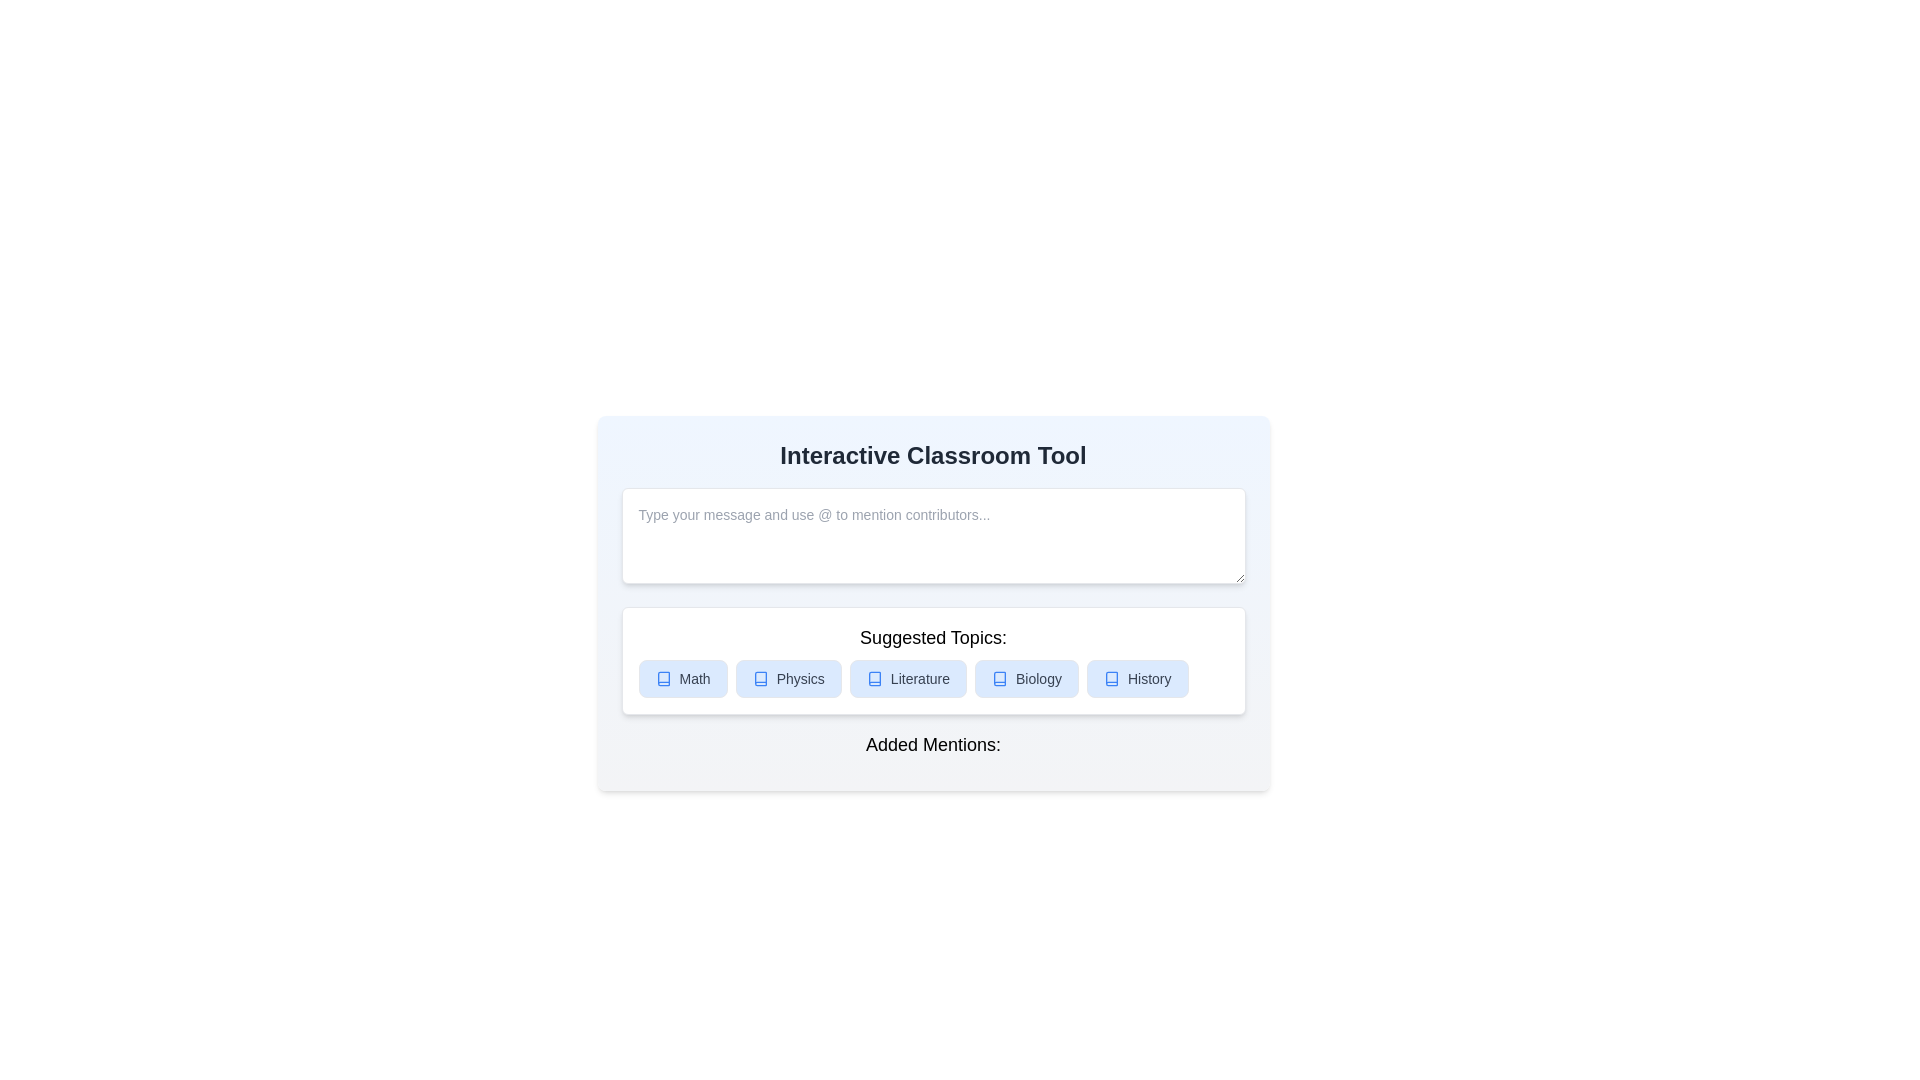 This screenshot has height=1080, width=1920. Describe the element at coordinates (907, 677) in the screenshot. I see `the 'Literature' button, which is the third button in the 'Suggested Topics' section` at that location.